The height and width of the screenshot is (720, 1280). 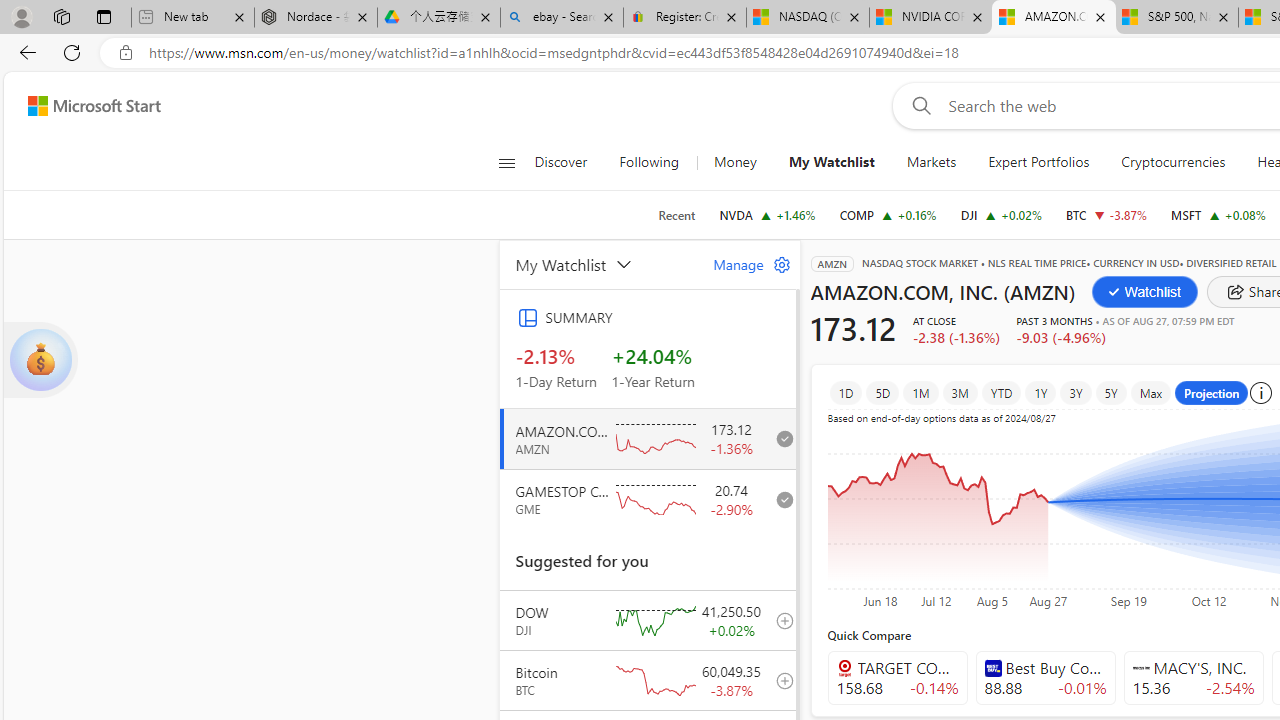 What do you see at coordinates (1173, 162) in the screenshot?
I see `'Cryptocurrencies'` at bounding box center [1173, 162].